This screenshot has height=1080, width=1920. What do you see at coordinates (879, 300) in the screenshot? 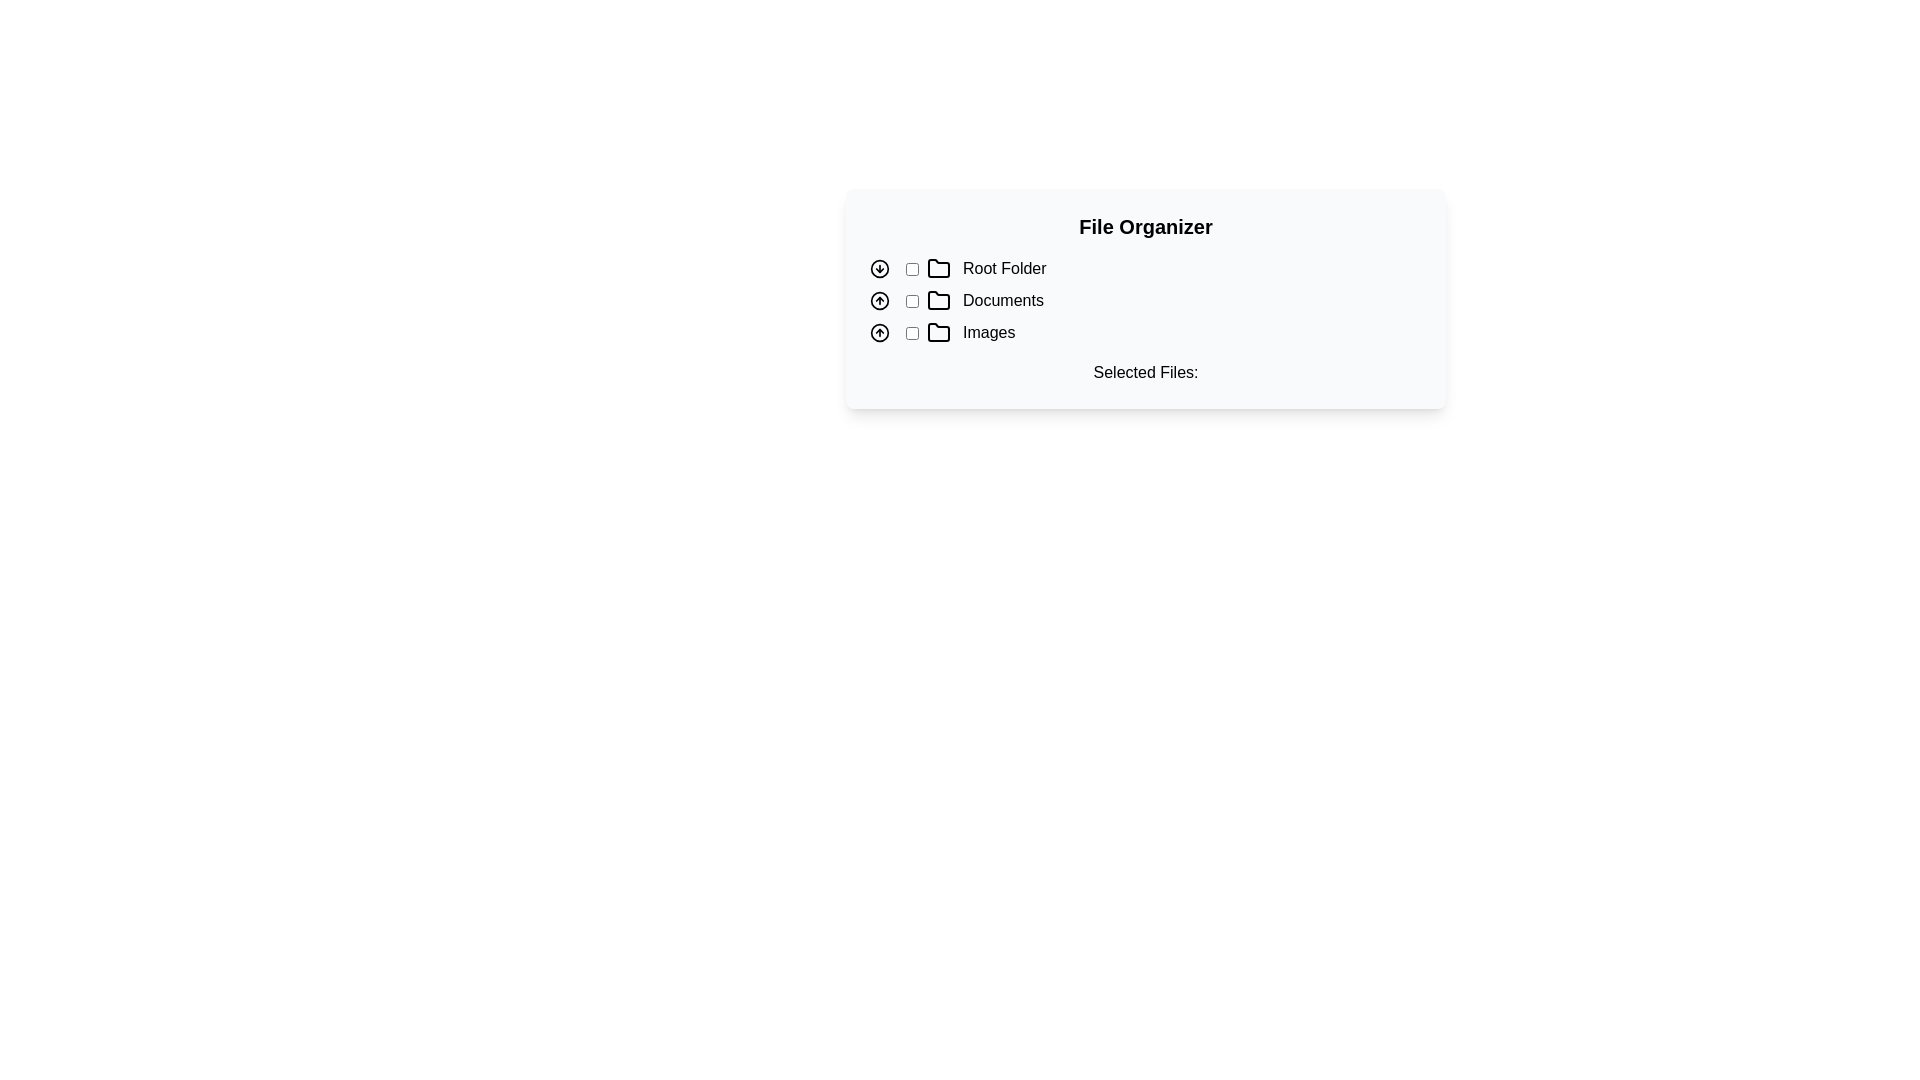
I see `the circular icon with an upward arrow that is part of the 'Documents' label in the file categories list` at bounding box center [879, 300].